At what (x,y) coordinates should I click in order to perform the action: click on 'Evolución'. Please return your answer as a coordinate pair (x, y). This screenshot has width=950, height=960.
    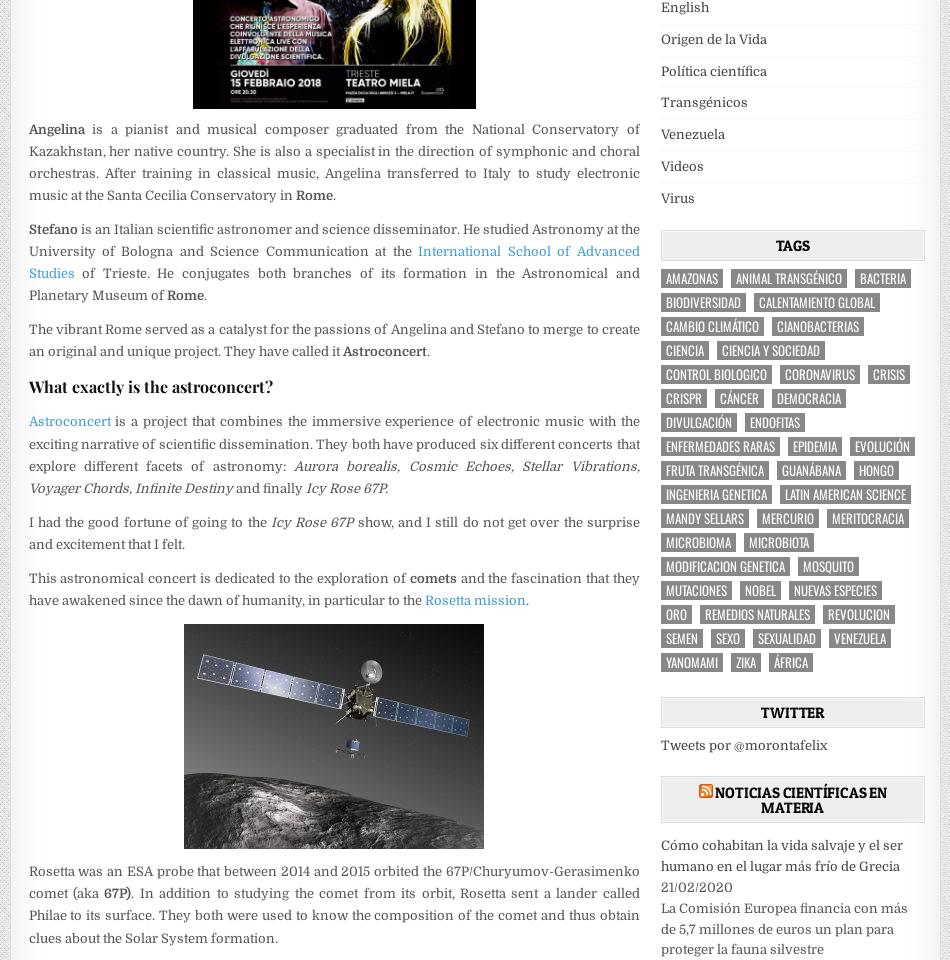
    Looking at the image, I should click on (880, 444).